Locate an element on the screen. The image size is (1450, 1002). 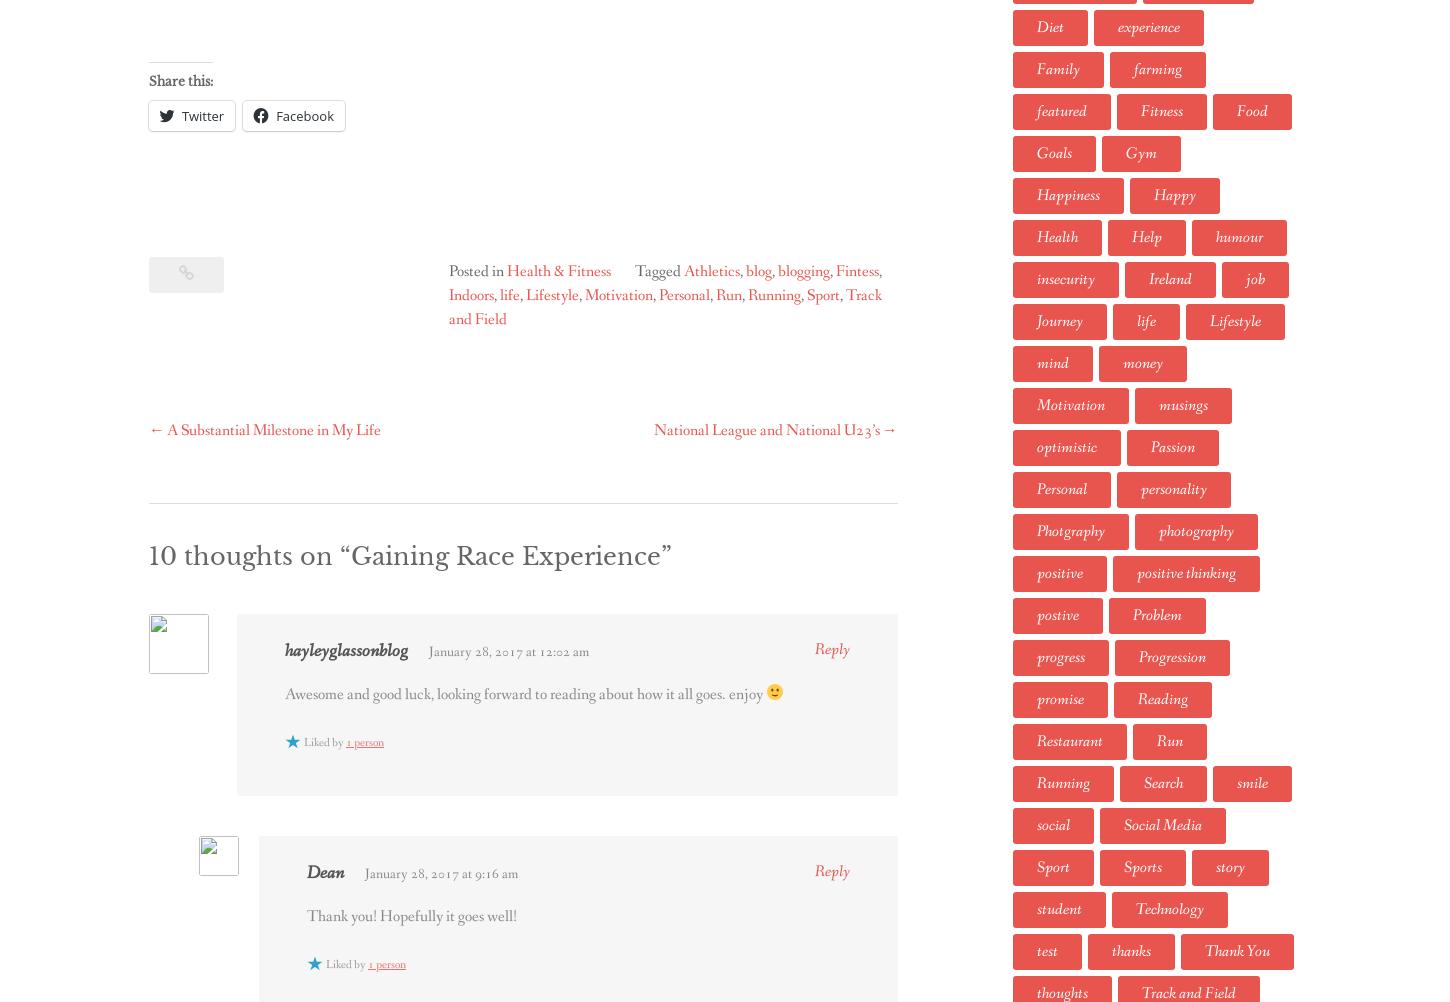
'mind' is located at coordinates (1052, 362).